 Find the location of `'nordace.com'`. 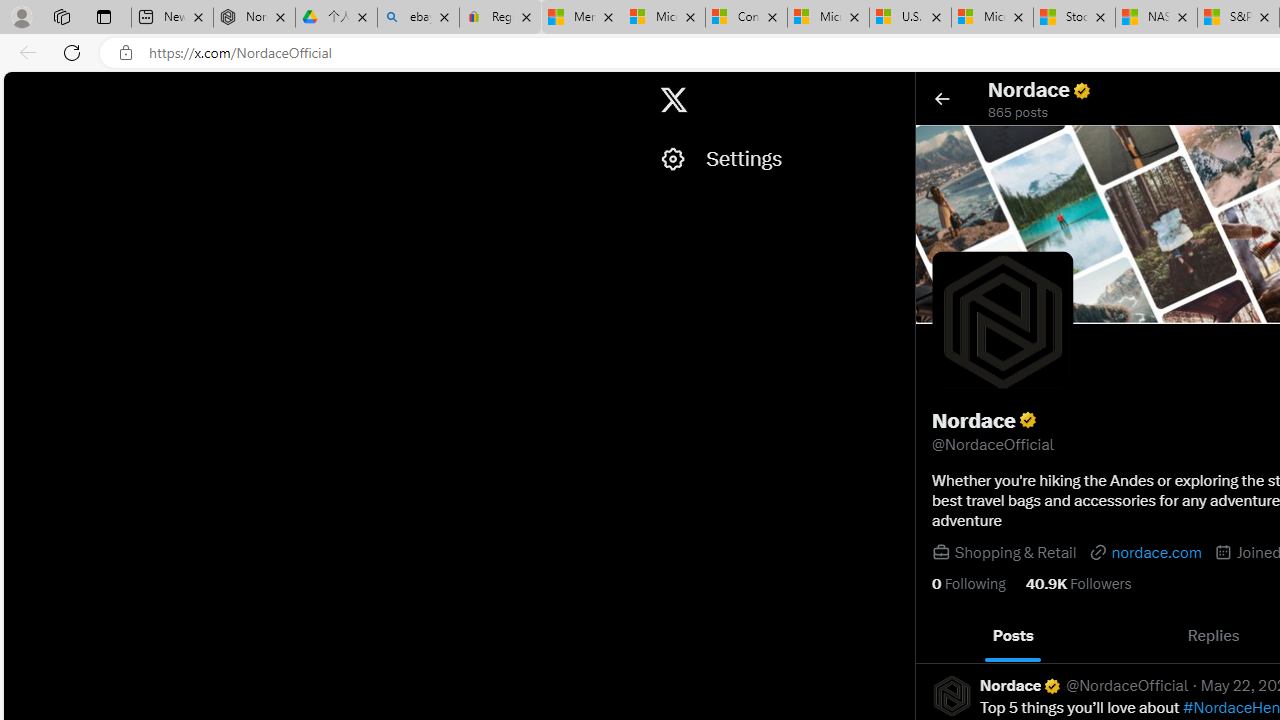

'nordace.com' is located at coordinates (1144, 552).